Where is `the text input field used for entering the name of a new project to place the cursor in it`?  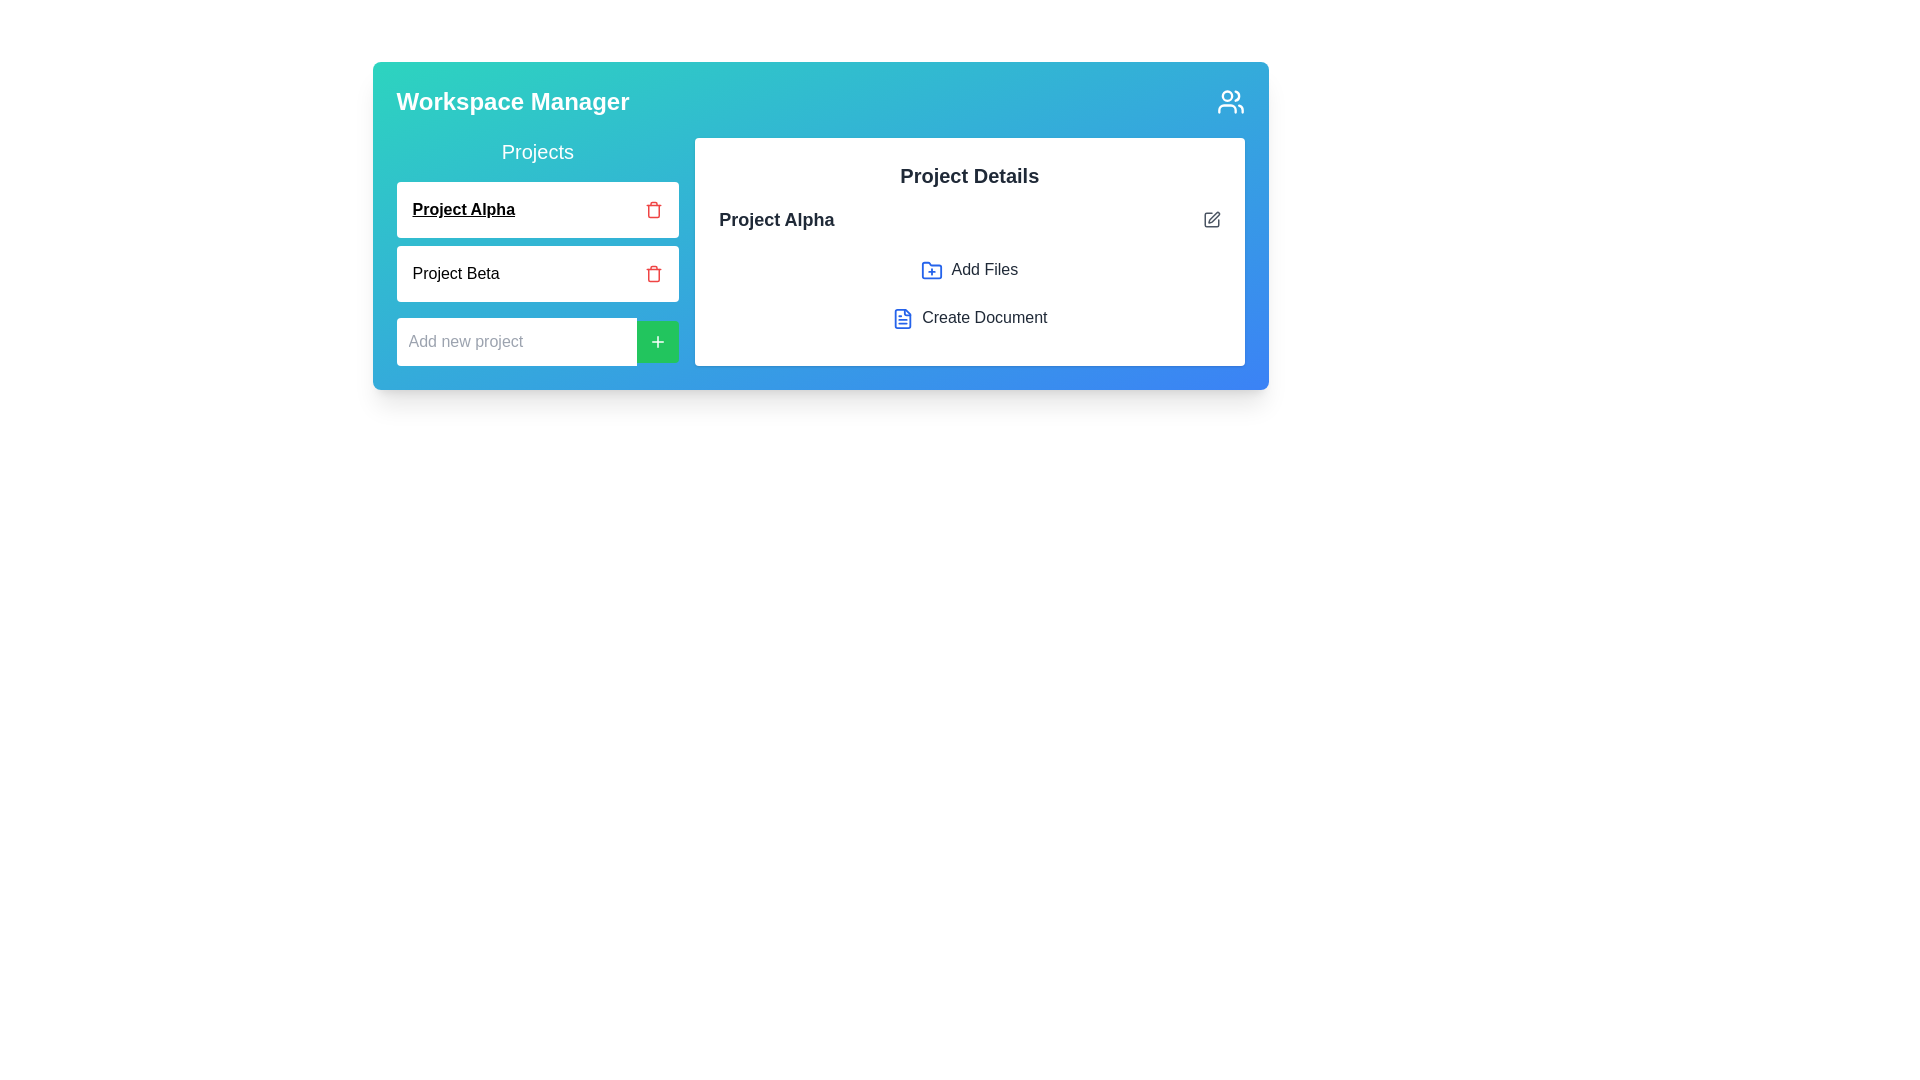 the text input field used for entering the name of a new project to place the cursor in it is located at coordinates (516, 341).